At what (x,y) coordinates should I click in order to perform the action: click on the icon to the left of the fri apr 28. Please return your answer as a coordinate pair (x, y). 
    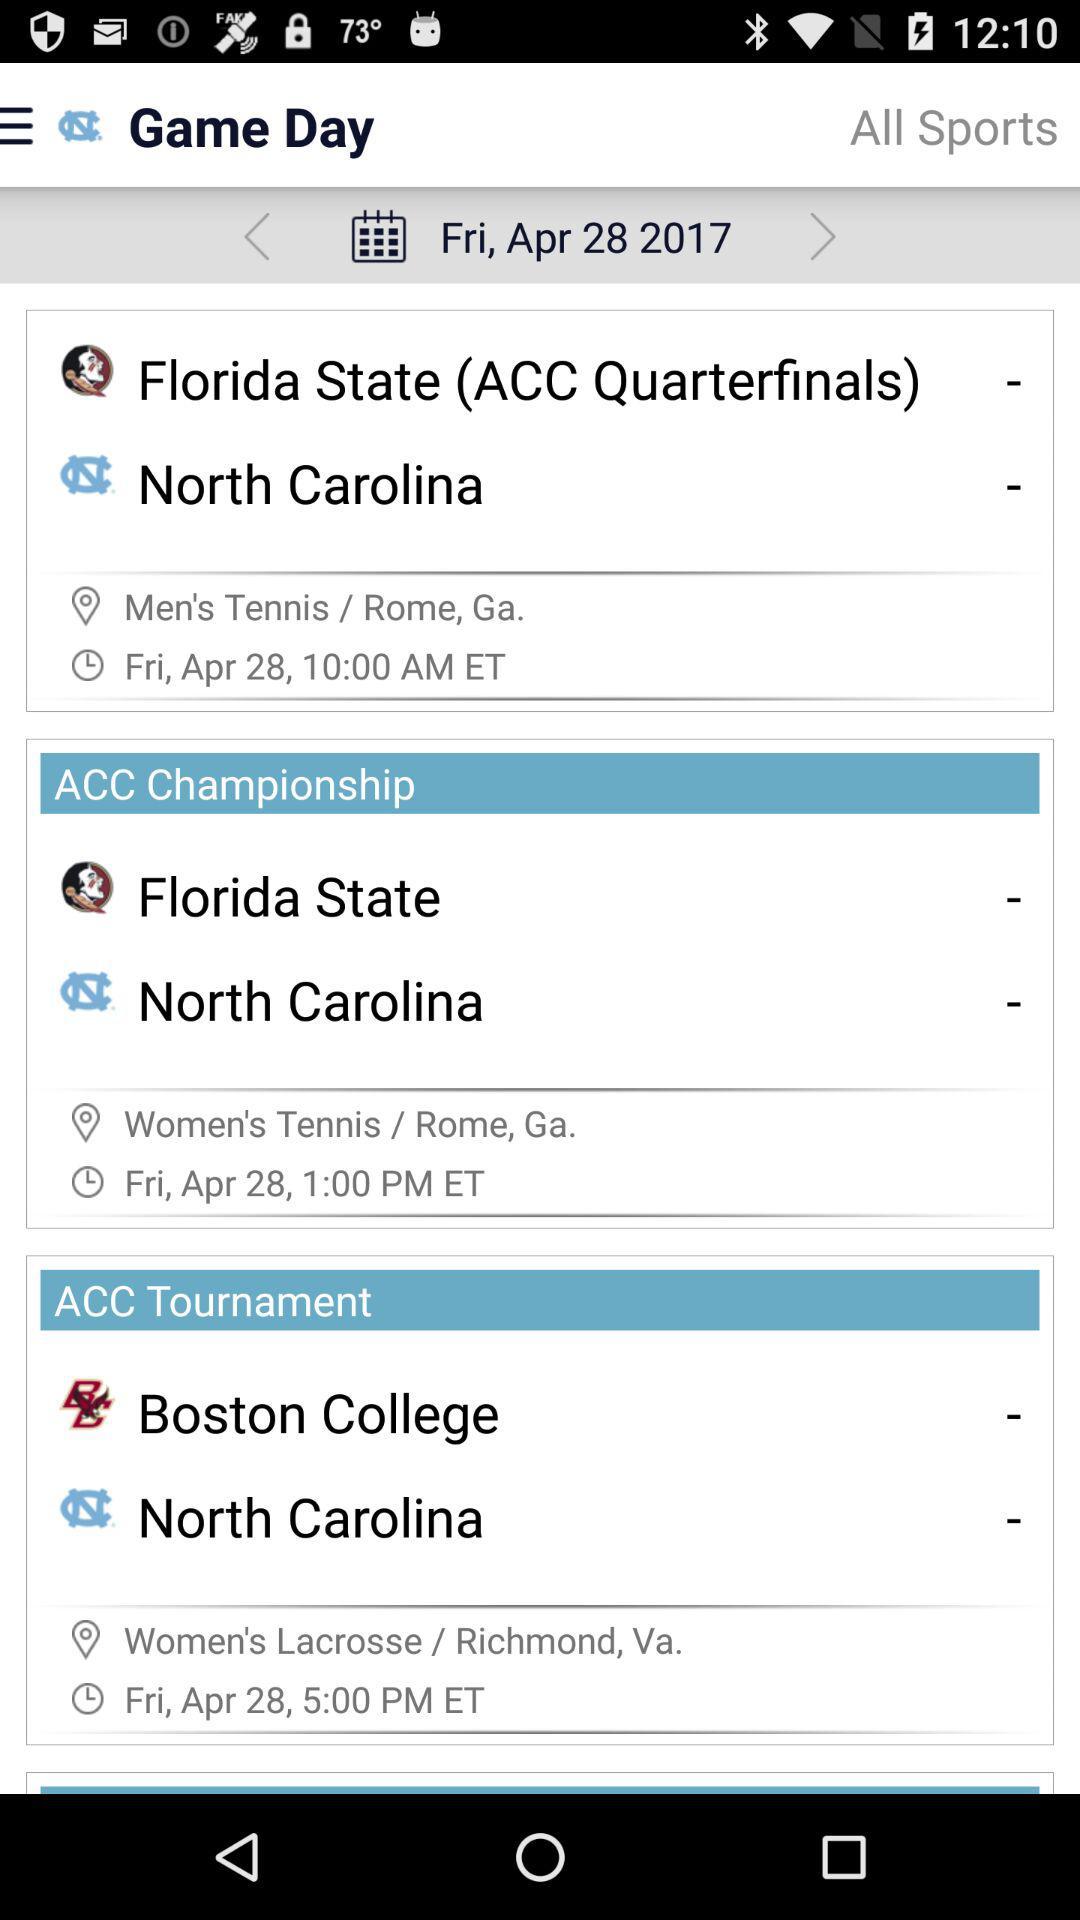
    Looking at the image, I should click on (255, 236).